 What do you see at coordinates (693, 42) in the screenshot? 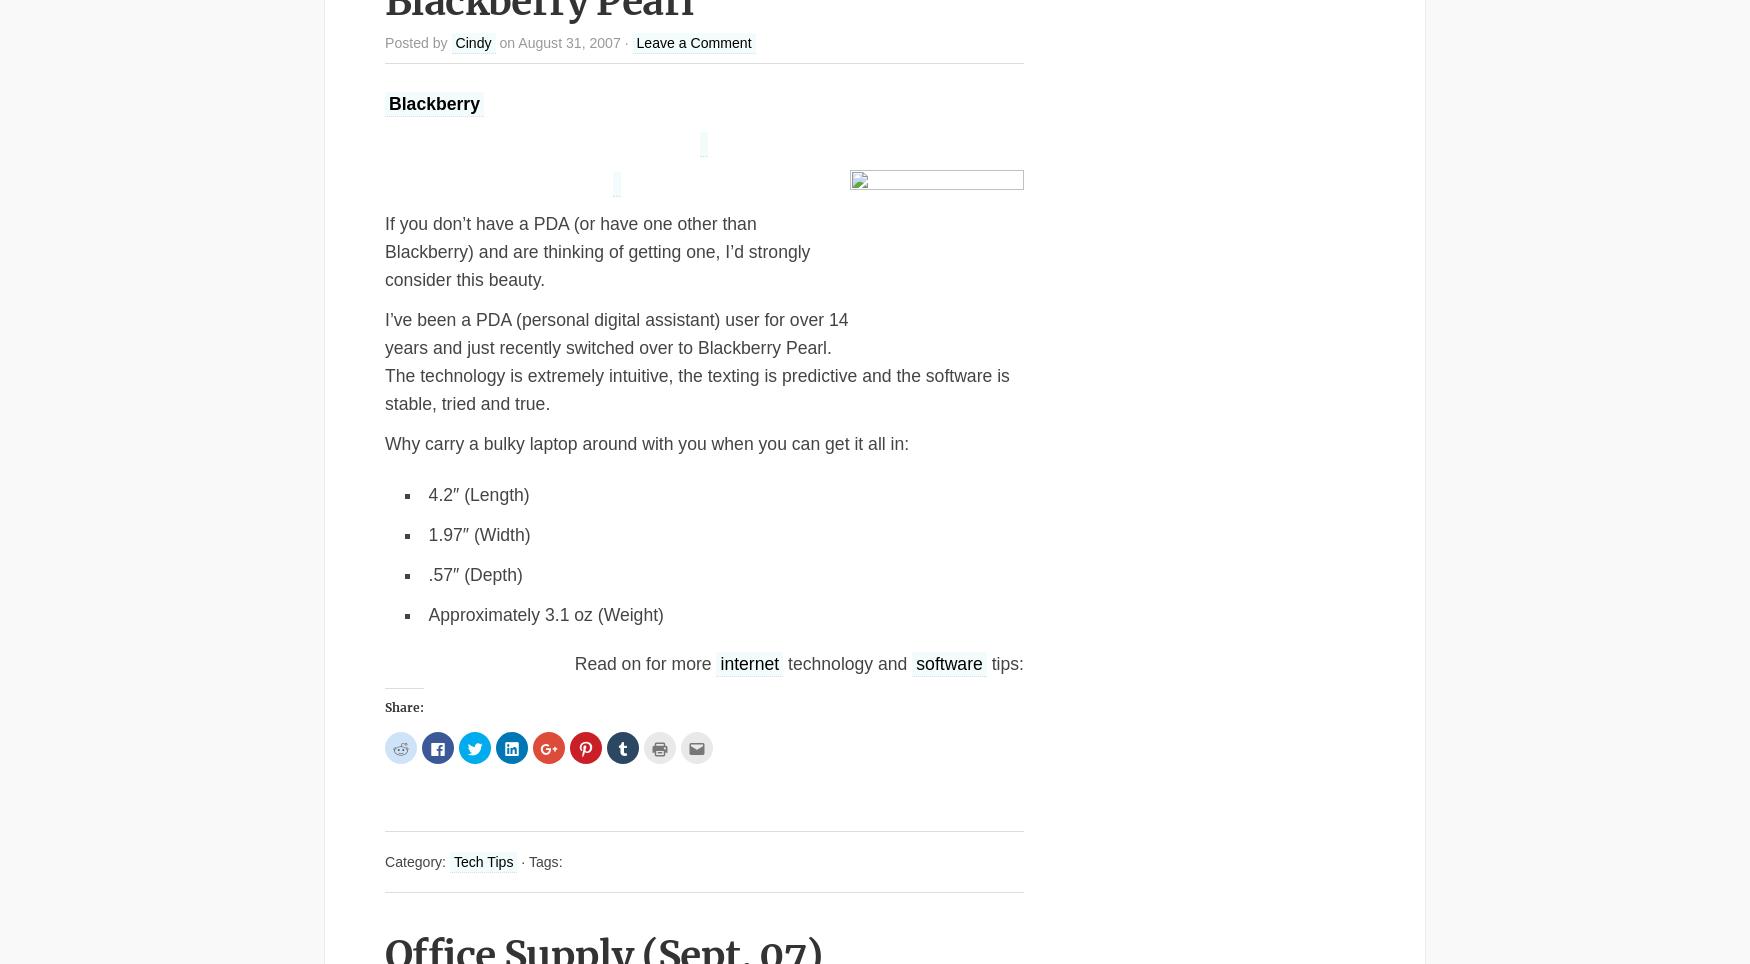
I see `'Leave a Comment'` at bounding box center [693, 42].